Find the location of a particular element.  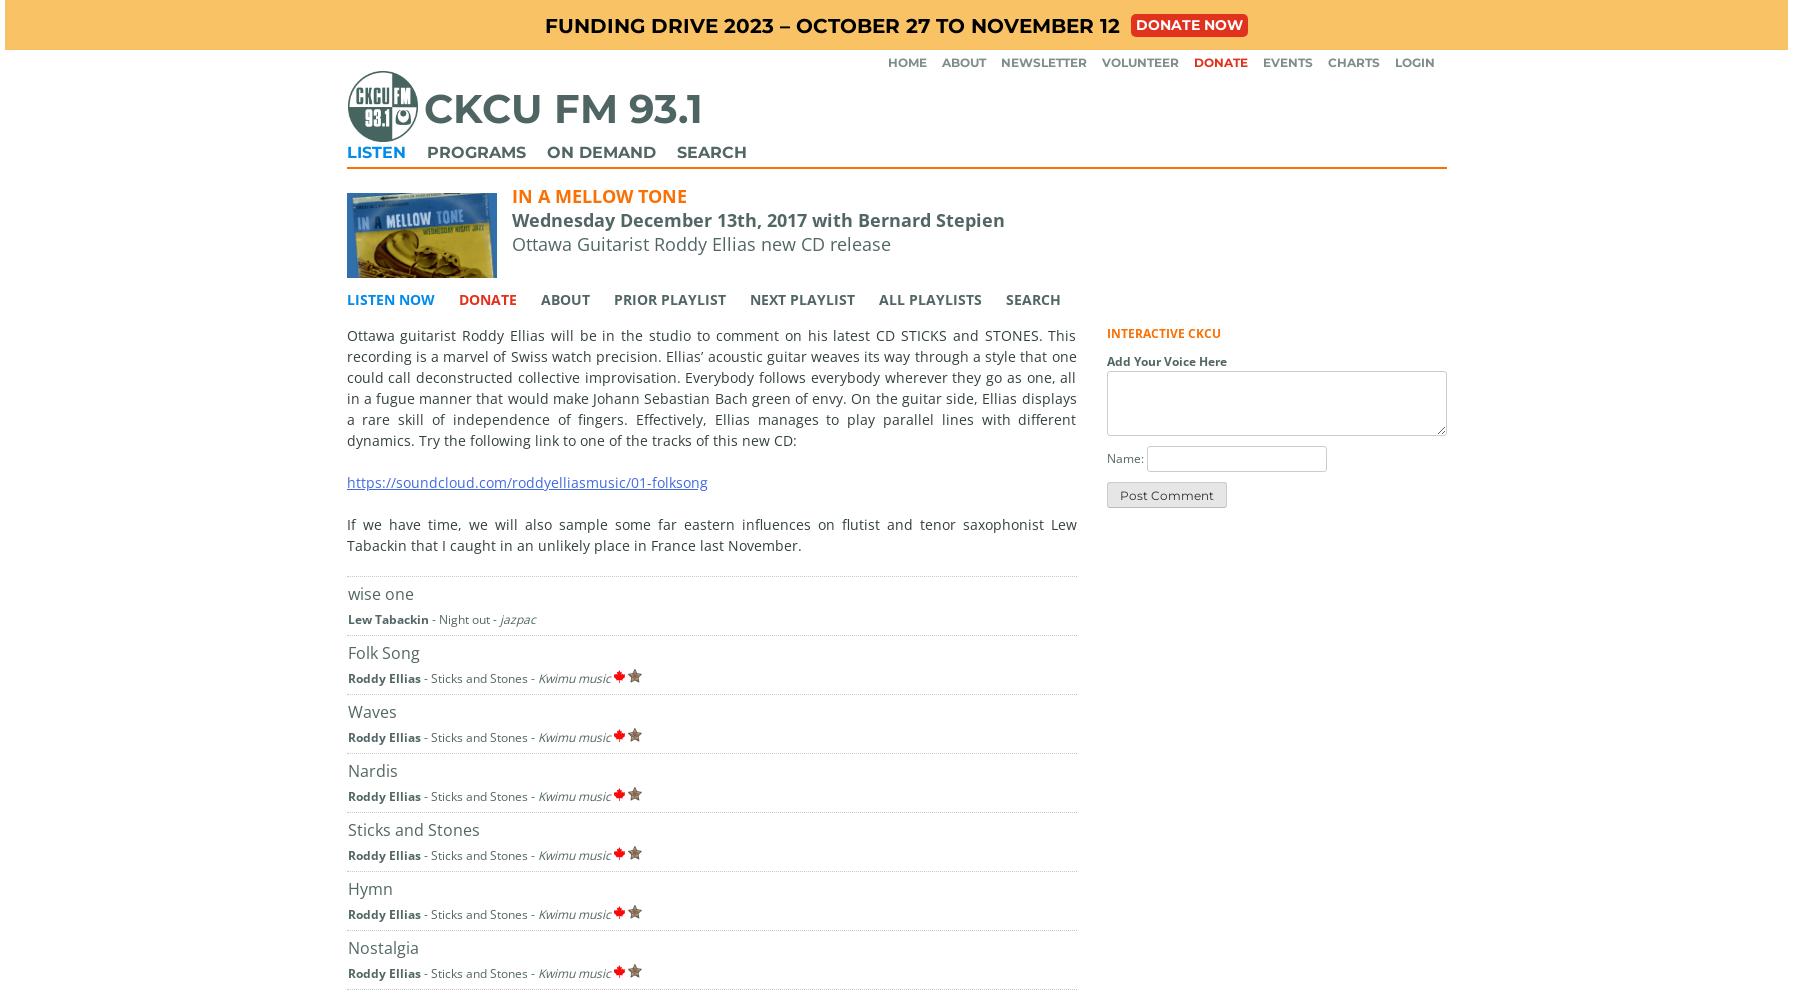

'Funding Drive 2023 – October 27 to November 12' is located at coordinates (831, 25).